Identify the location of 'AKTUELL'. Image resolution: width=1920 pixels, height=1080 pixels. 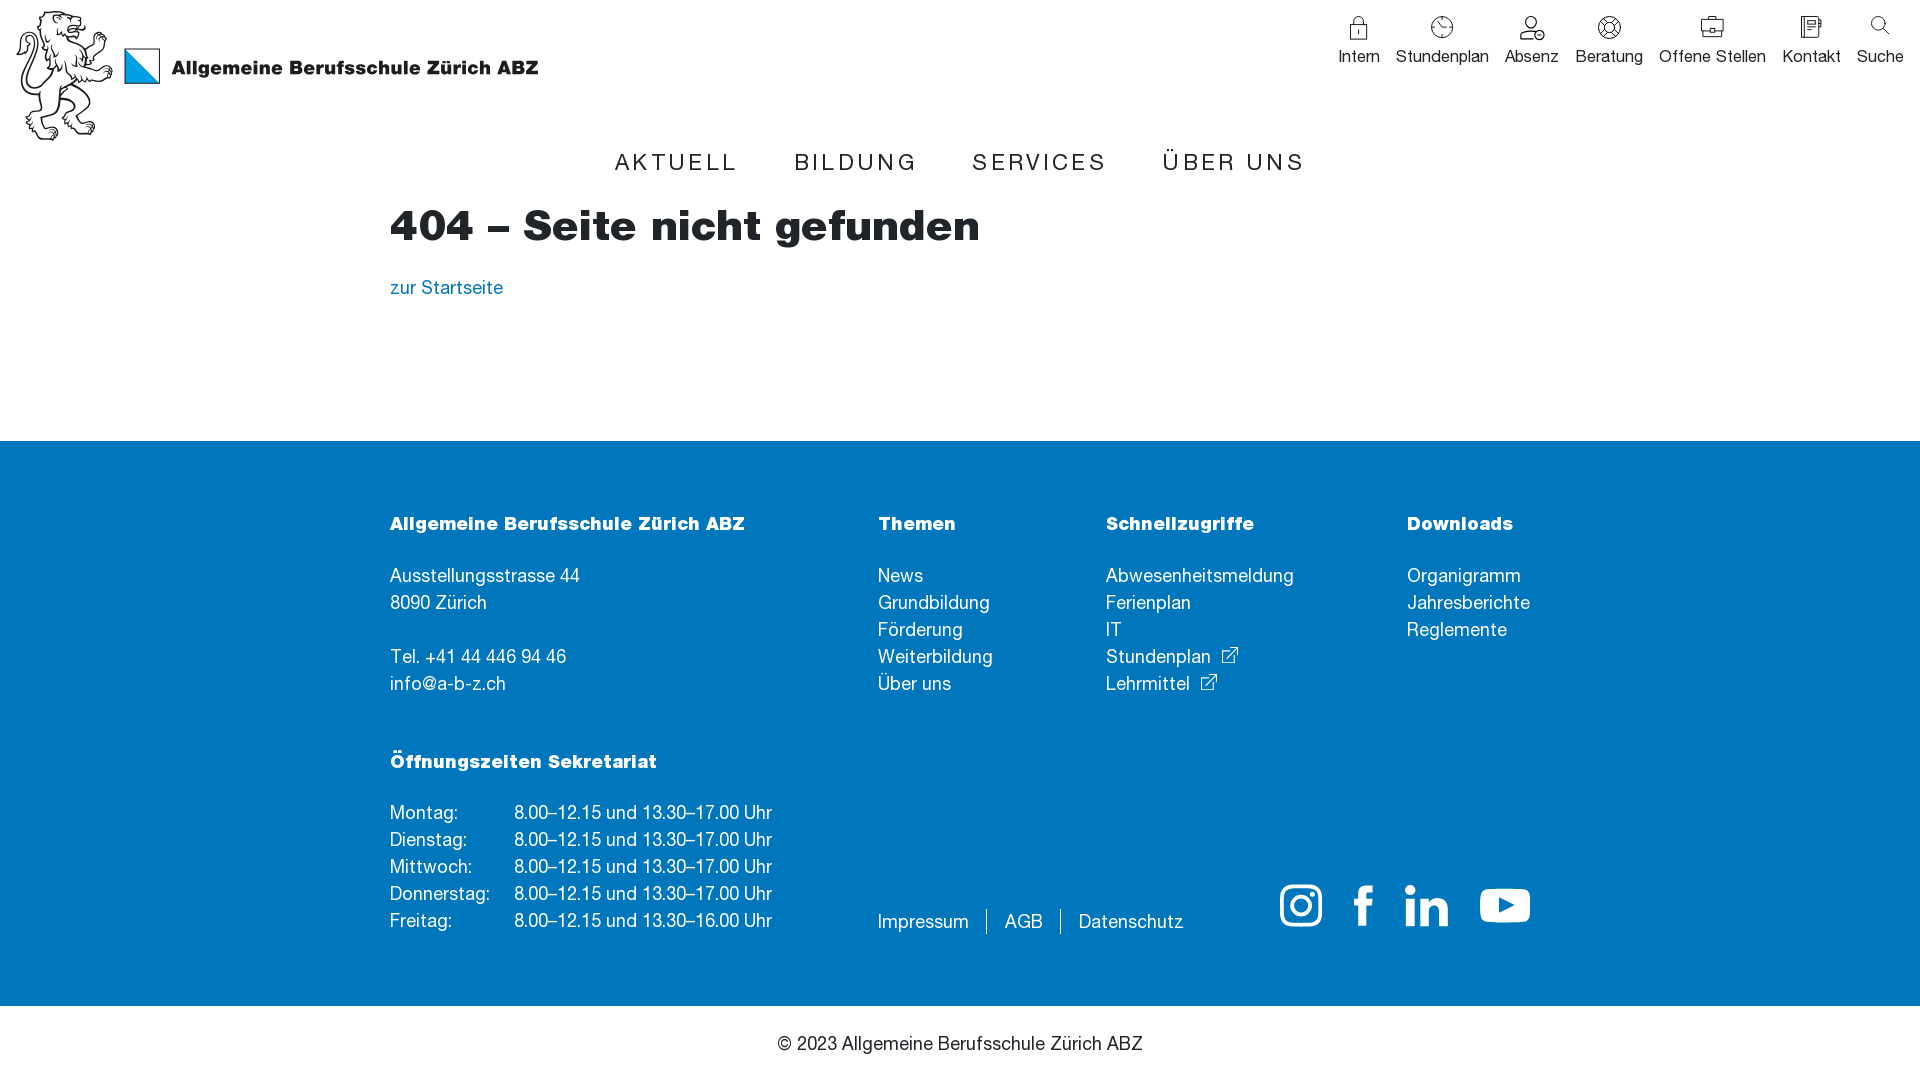
(676, 161).